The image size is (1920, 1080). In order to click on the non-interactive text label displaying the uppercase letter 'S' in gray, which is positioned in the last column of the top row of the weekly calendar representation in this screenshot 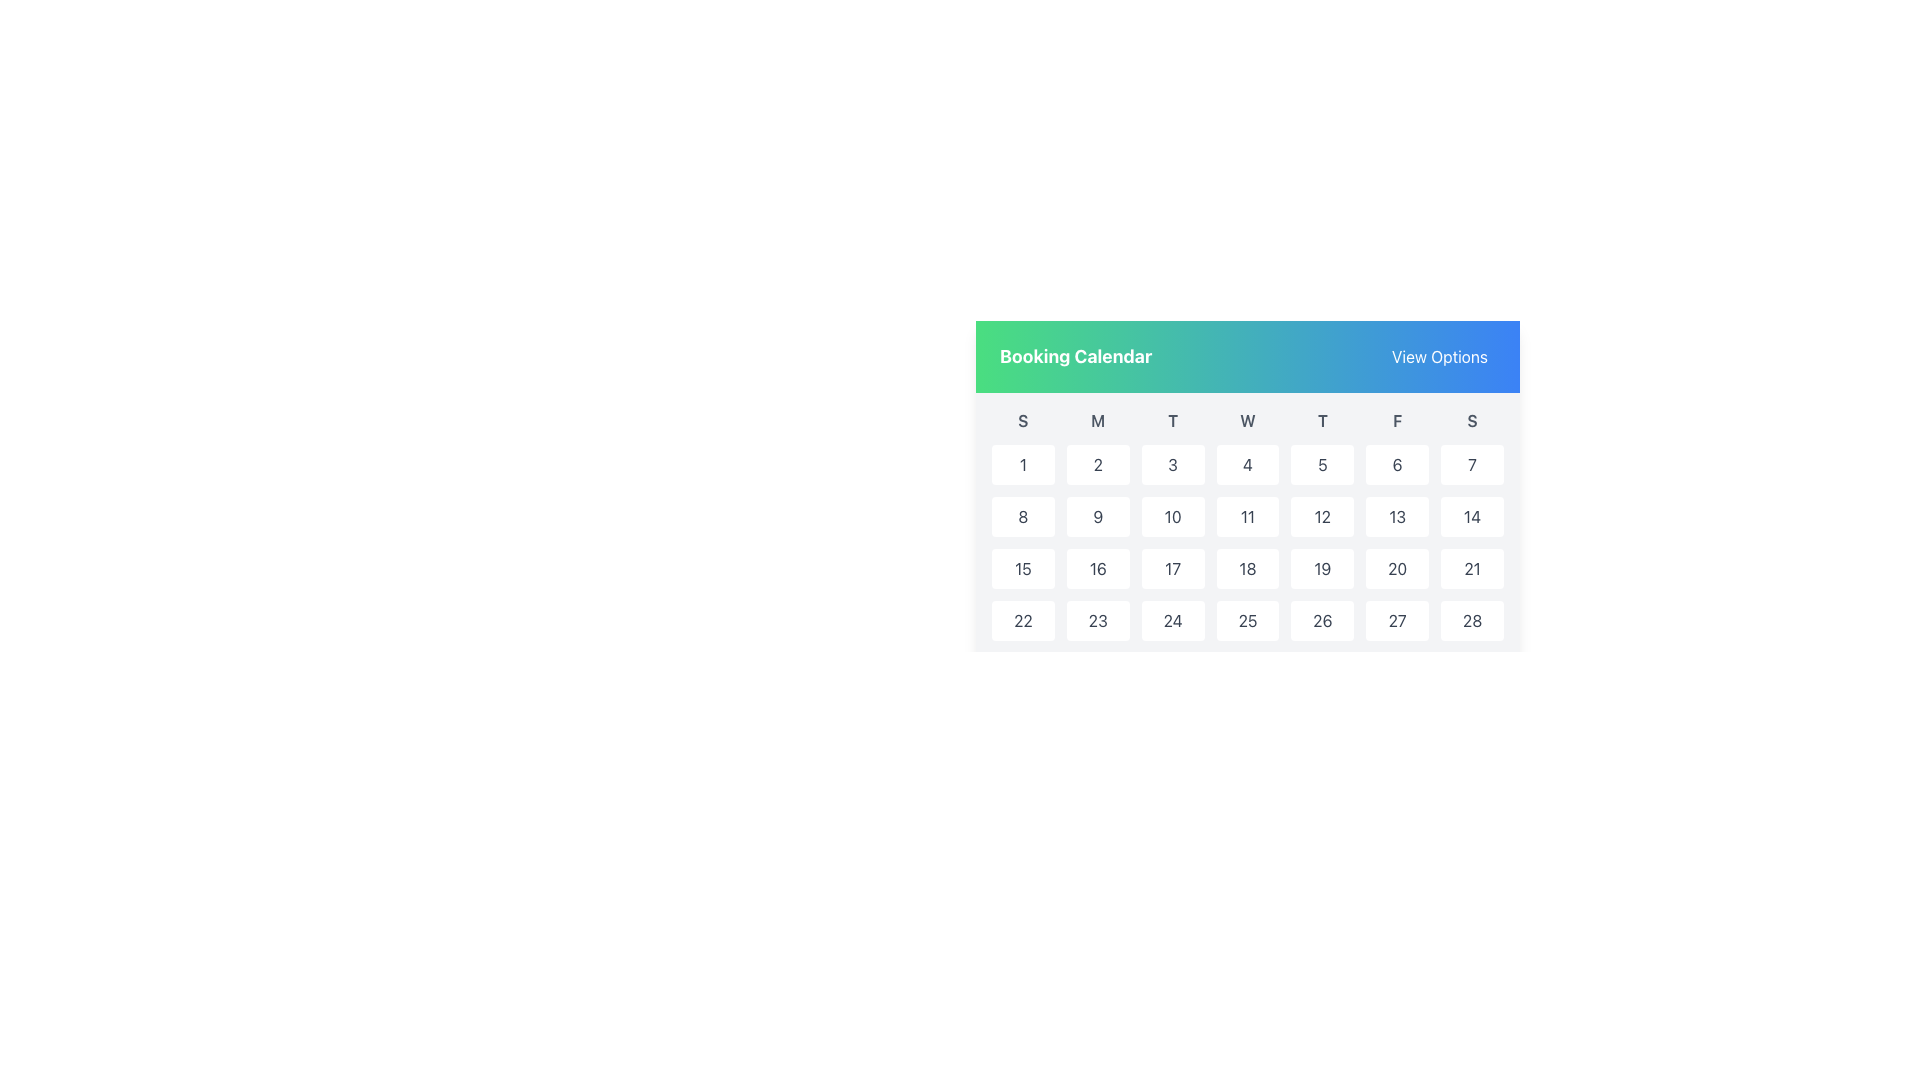, I will do `click(1472, 419)`.